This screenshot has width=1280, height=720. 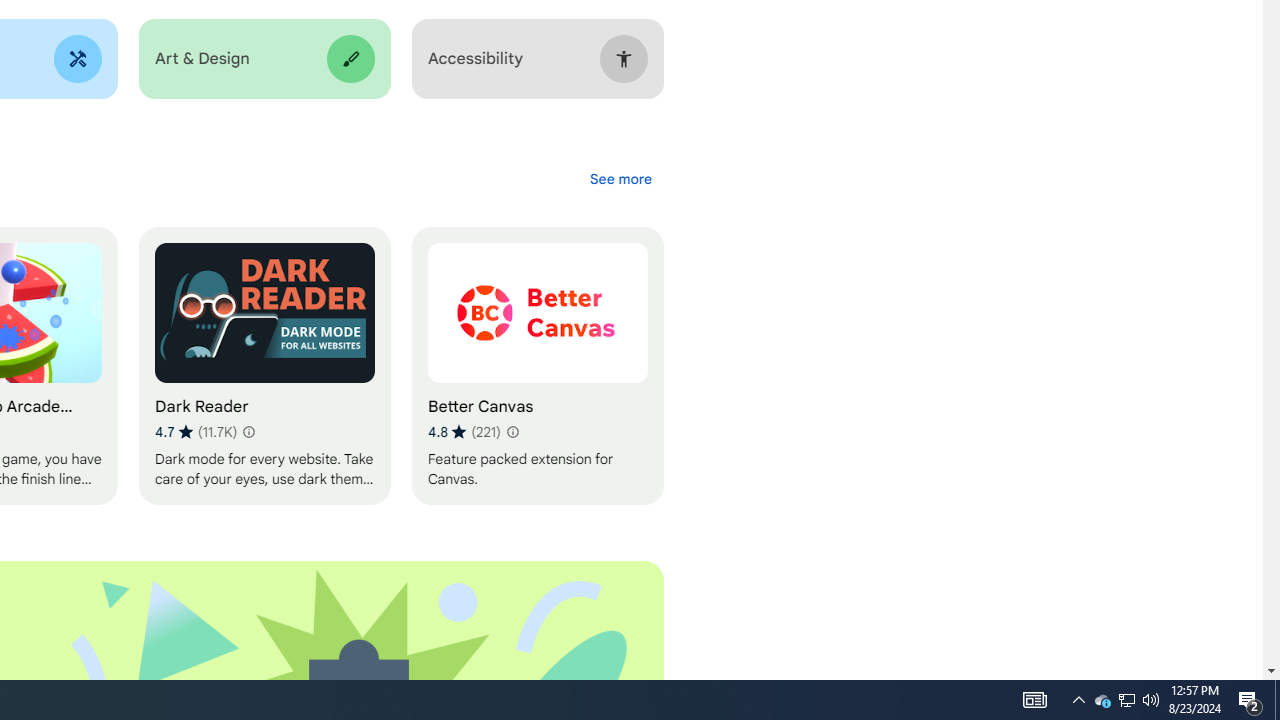 I want to click on 'Average rating 4.7 out of 5 stars. 11.7K ratings.', so click(x=195, y=431).